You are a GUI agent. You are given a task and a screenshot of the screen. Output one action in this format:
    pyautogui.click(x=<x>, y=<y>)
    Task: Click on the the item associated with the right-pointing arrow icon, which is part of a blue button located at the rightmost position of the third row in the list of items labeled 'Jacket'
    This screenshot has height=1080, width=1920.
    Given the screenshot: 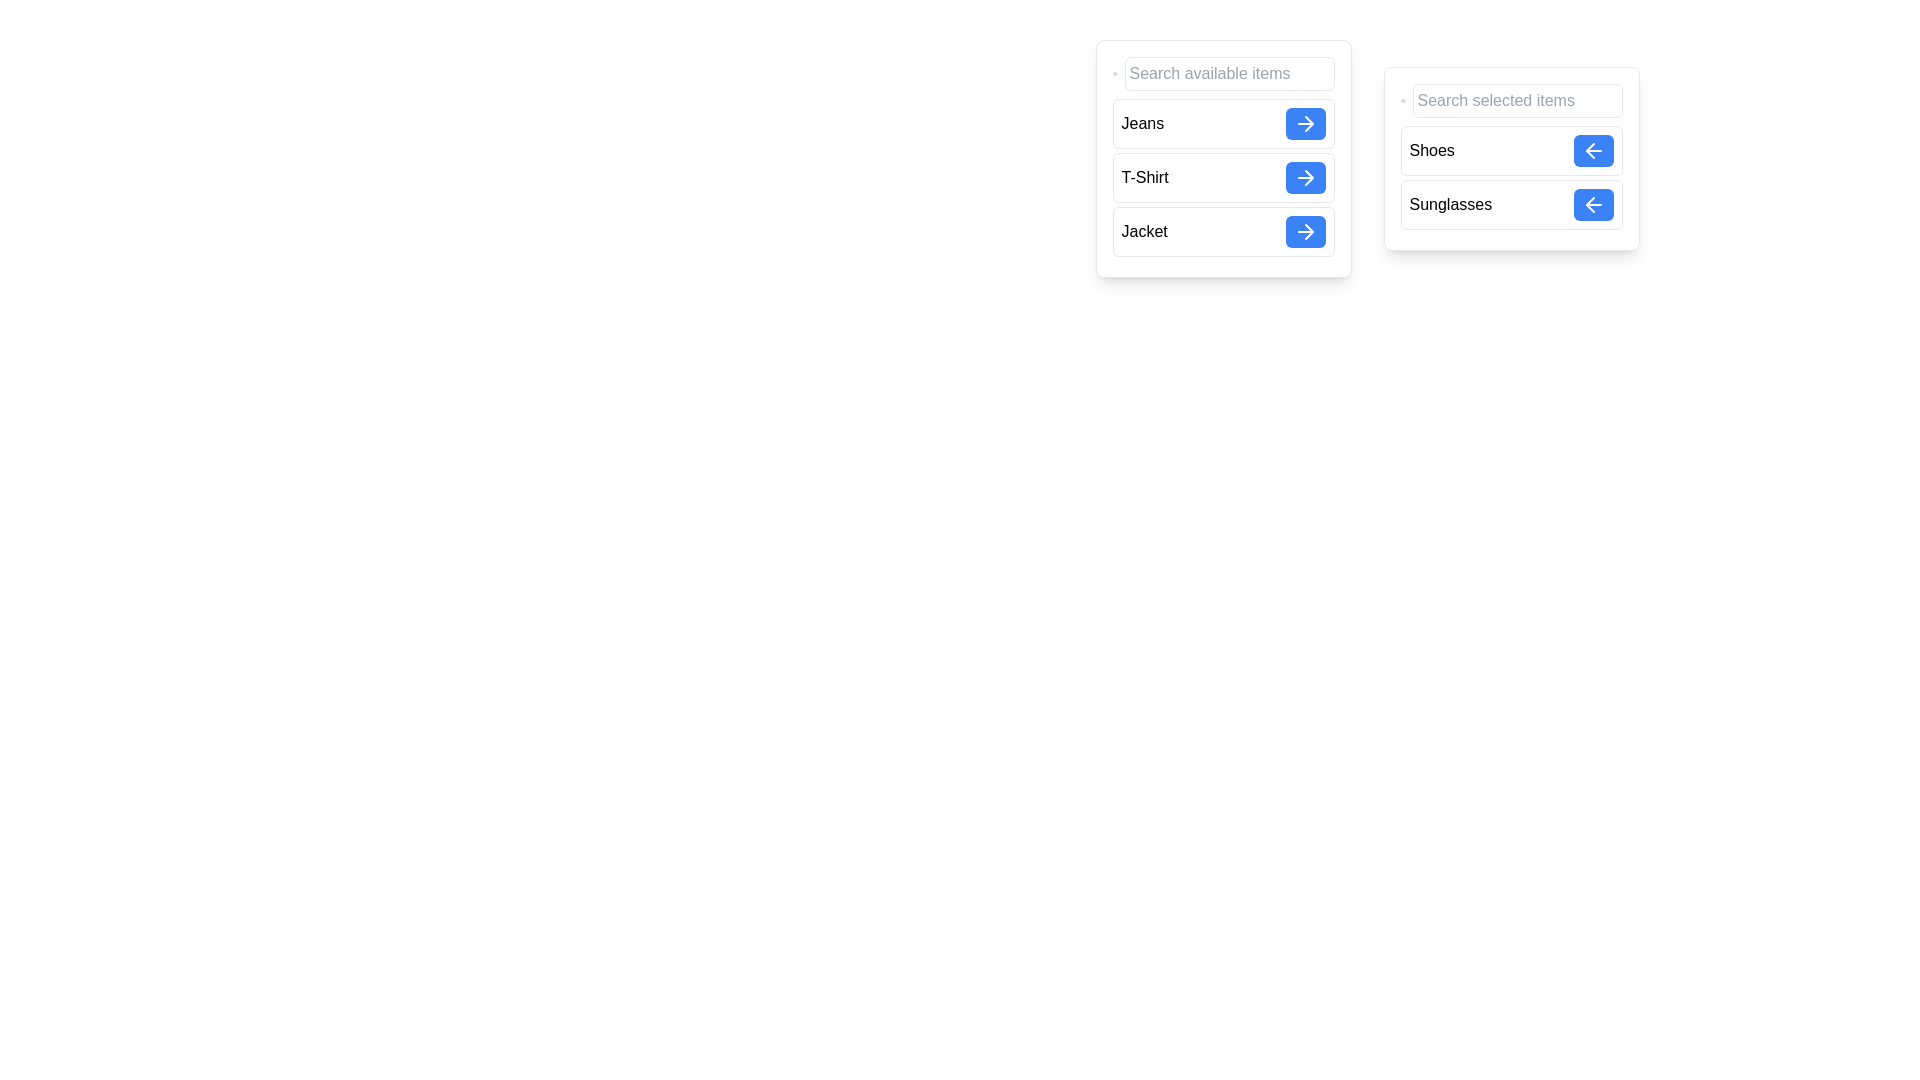 What is the action you would take?
    pyautogui.click(x=1309, y=230)
    